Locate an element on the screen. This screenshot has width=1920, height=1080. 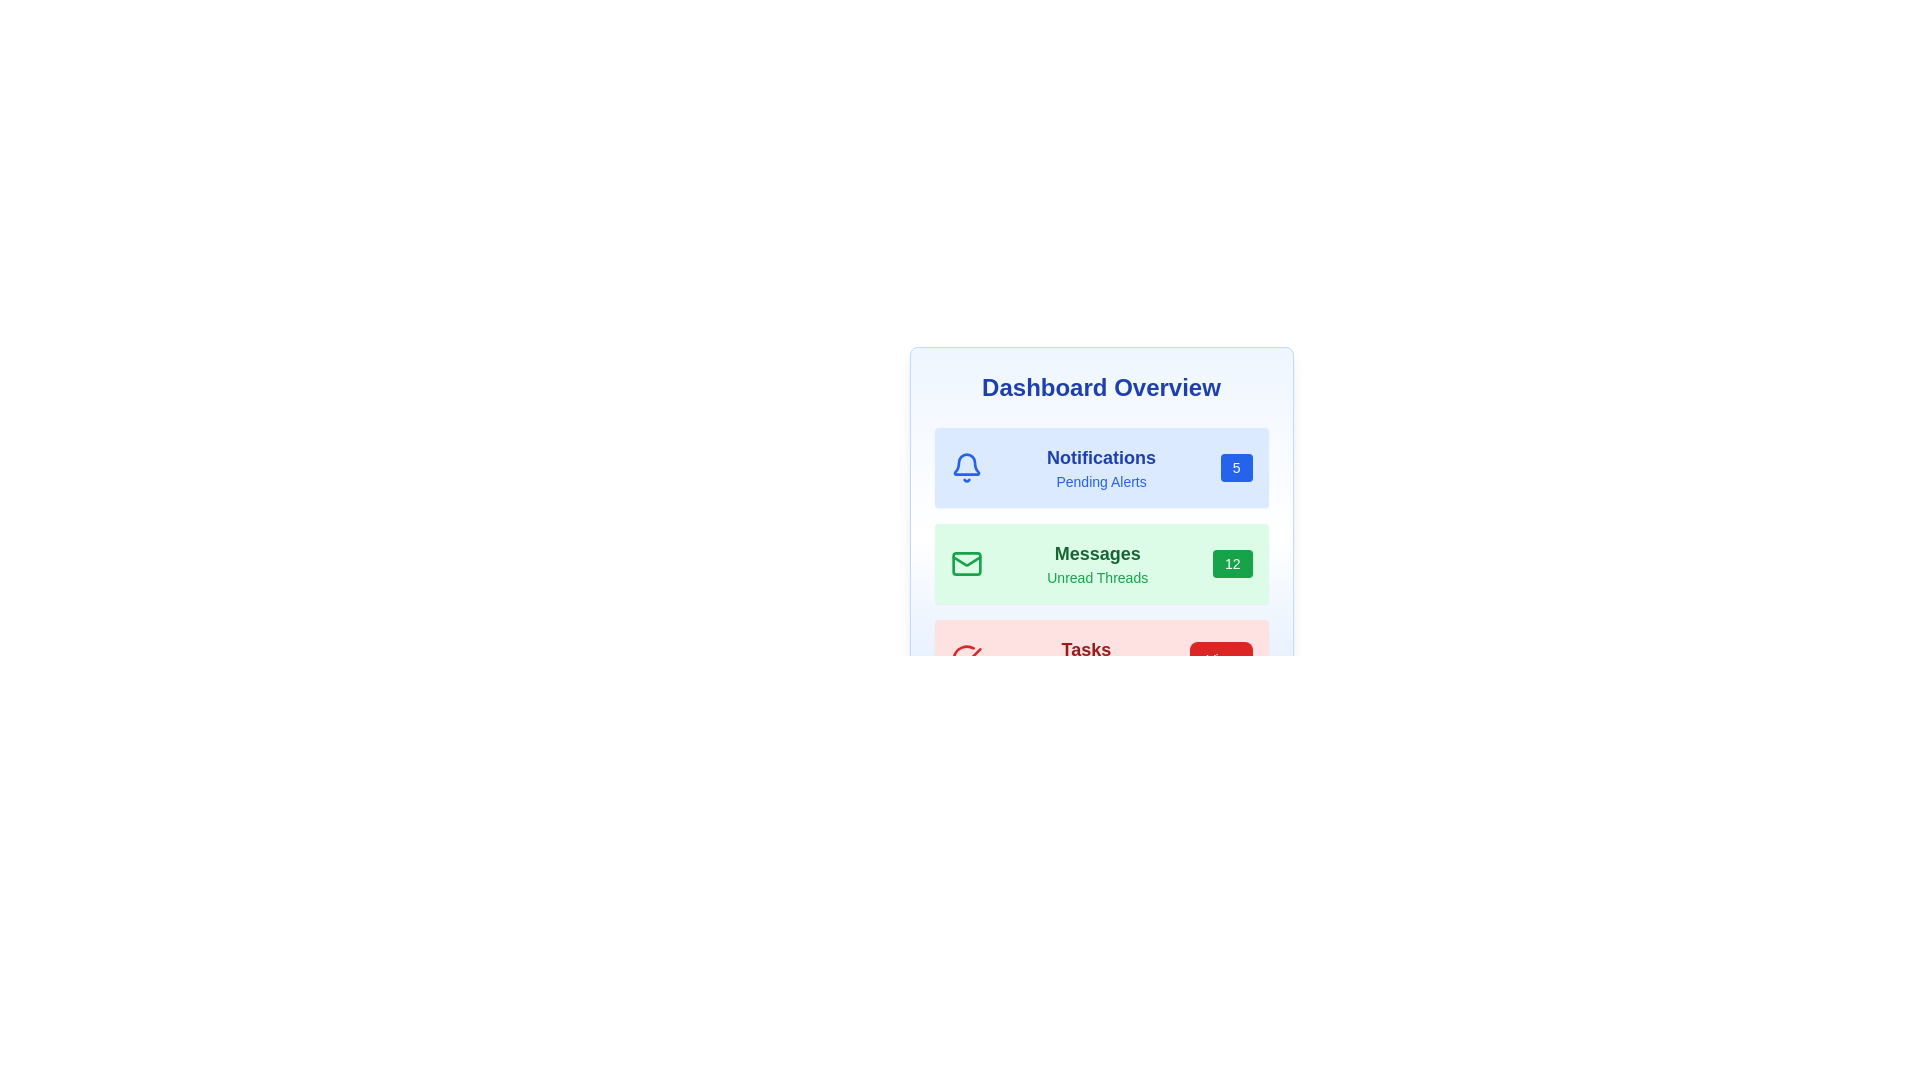
the Notification card, which is the first card in the stack of notification cards located below the 'Dashboard Overview' header is located at coordinates (1100, 467).